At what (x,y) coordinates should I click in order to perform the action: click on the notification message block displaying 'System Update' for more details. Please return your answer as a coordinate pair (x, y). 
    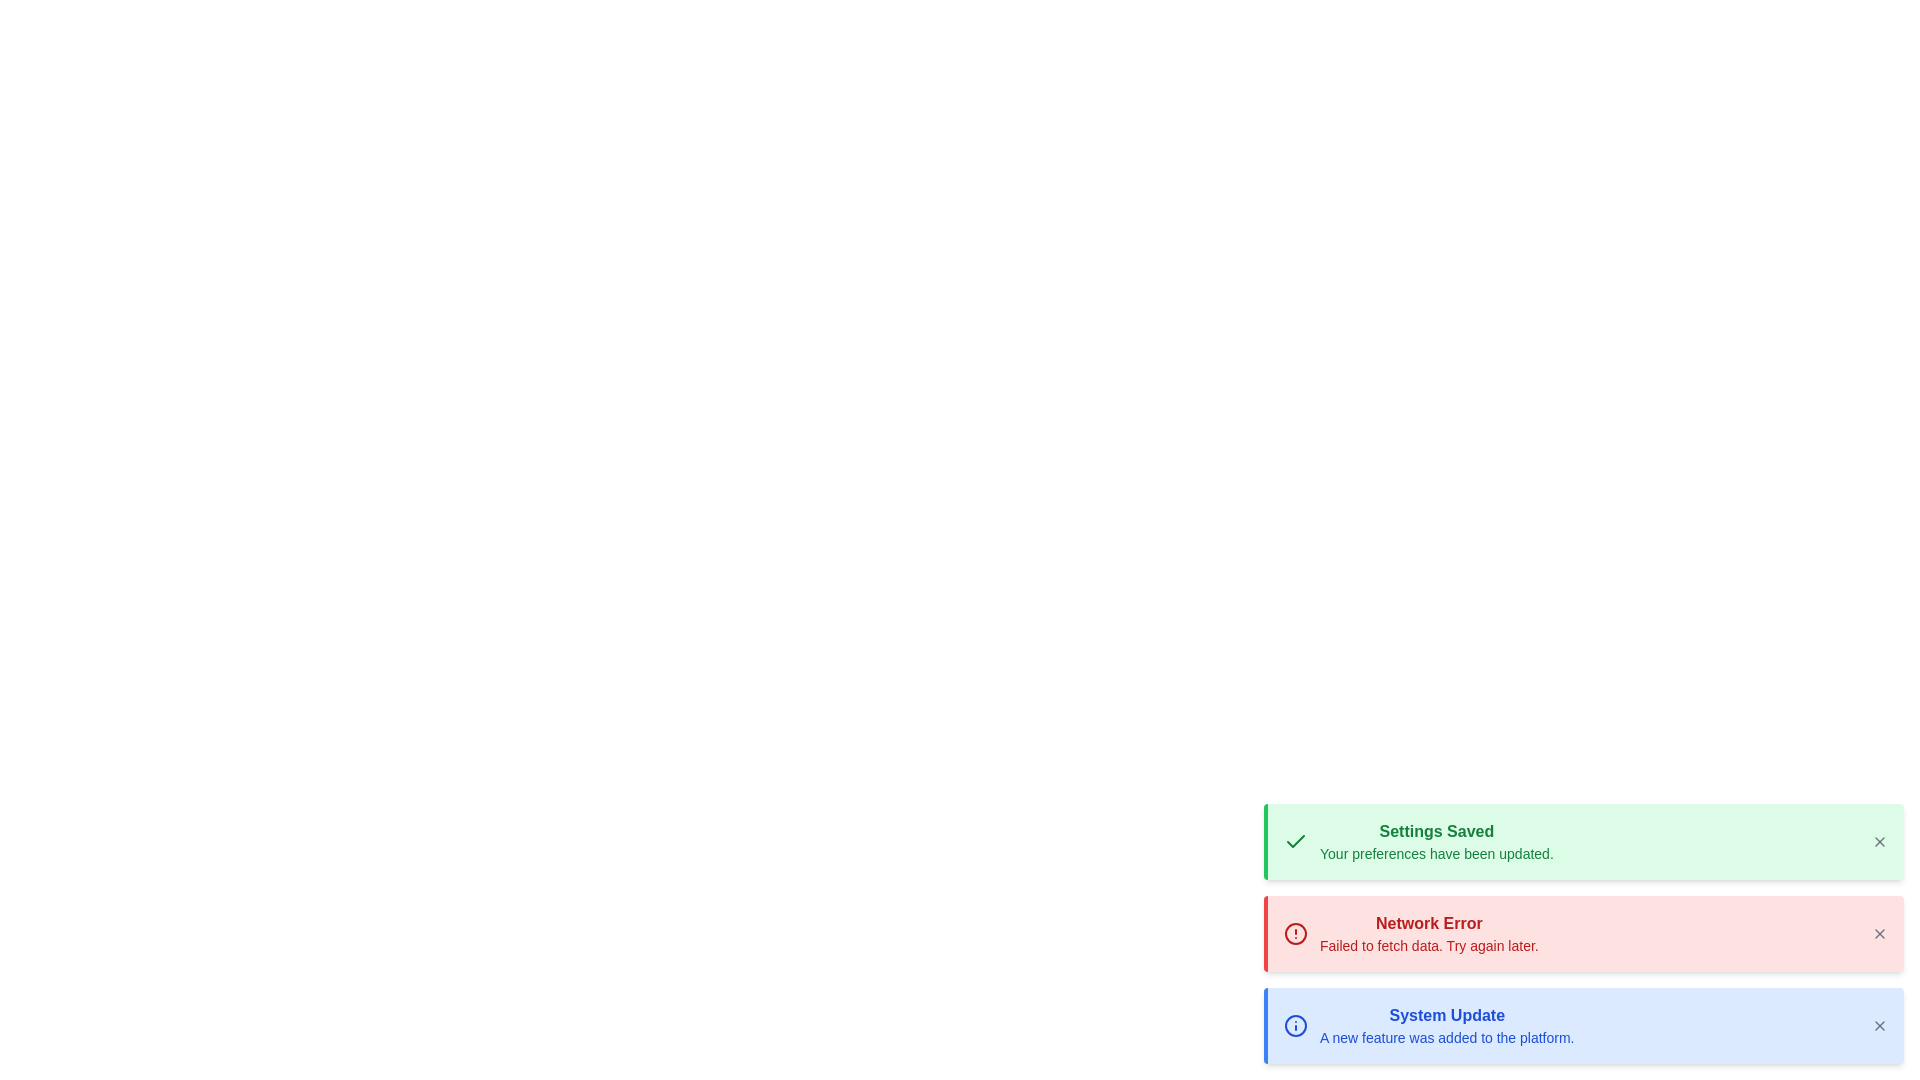
    Looking at the image, I should click on (1428, 1026).